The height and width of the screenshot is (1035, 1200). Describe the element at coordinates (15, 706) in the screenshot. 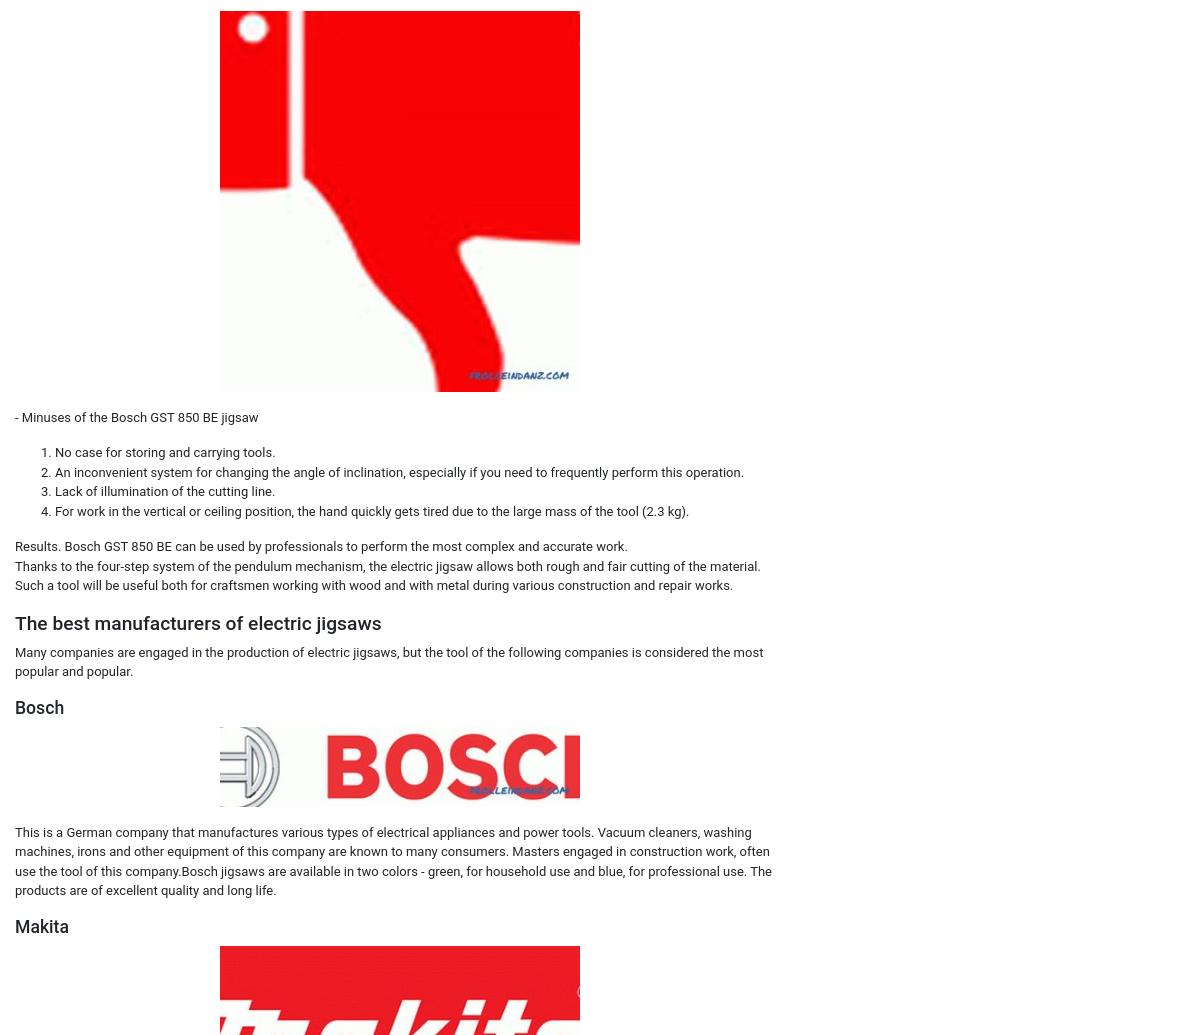

I see `'Bosch'` at that location.